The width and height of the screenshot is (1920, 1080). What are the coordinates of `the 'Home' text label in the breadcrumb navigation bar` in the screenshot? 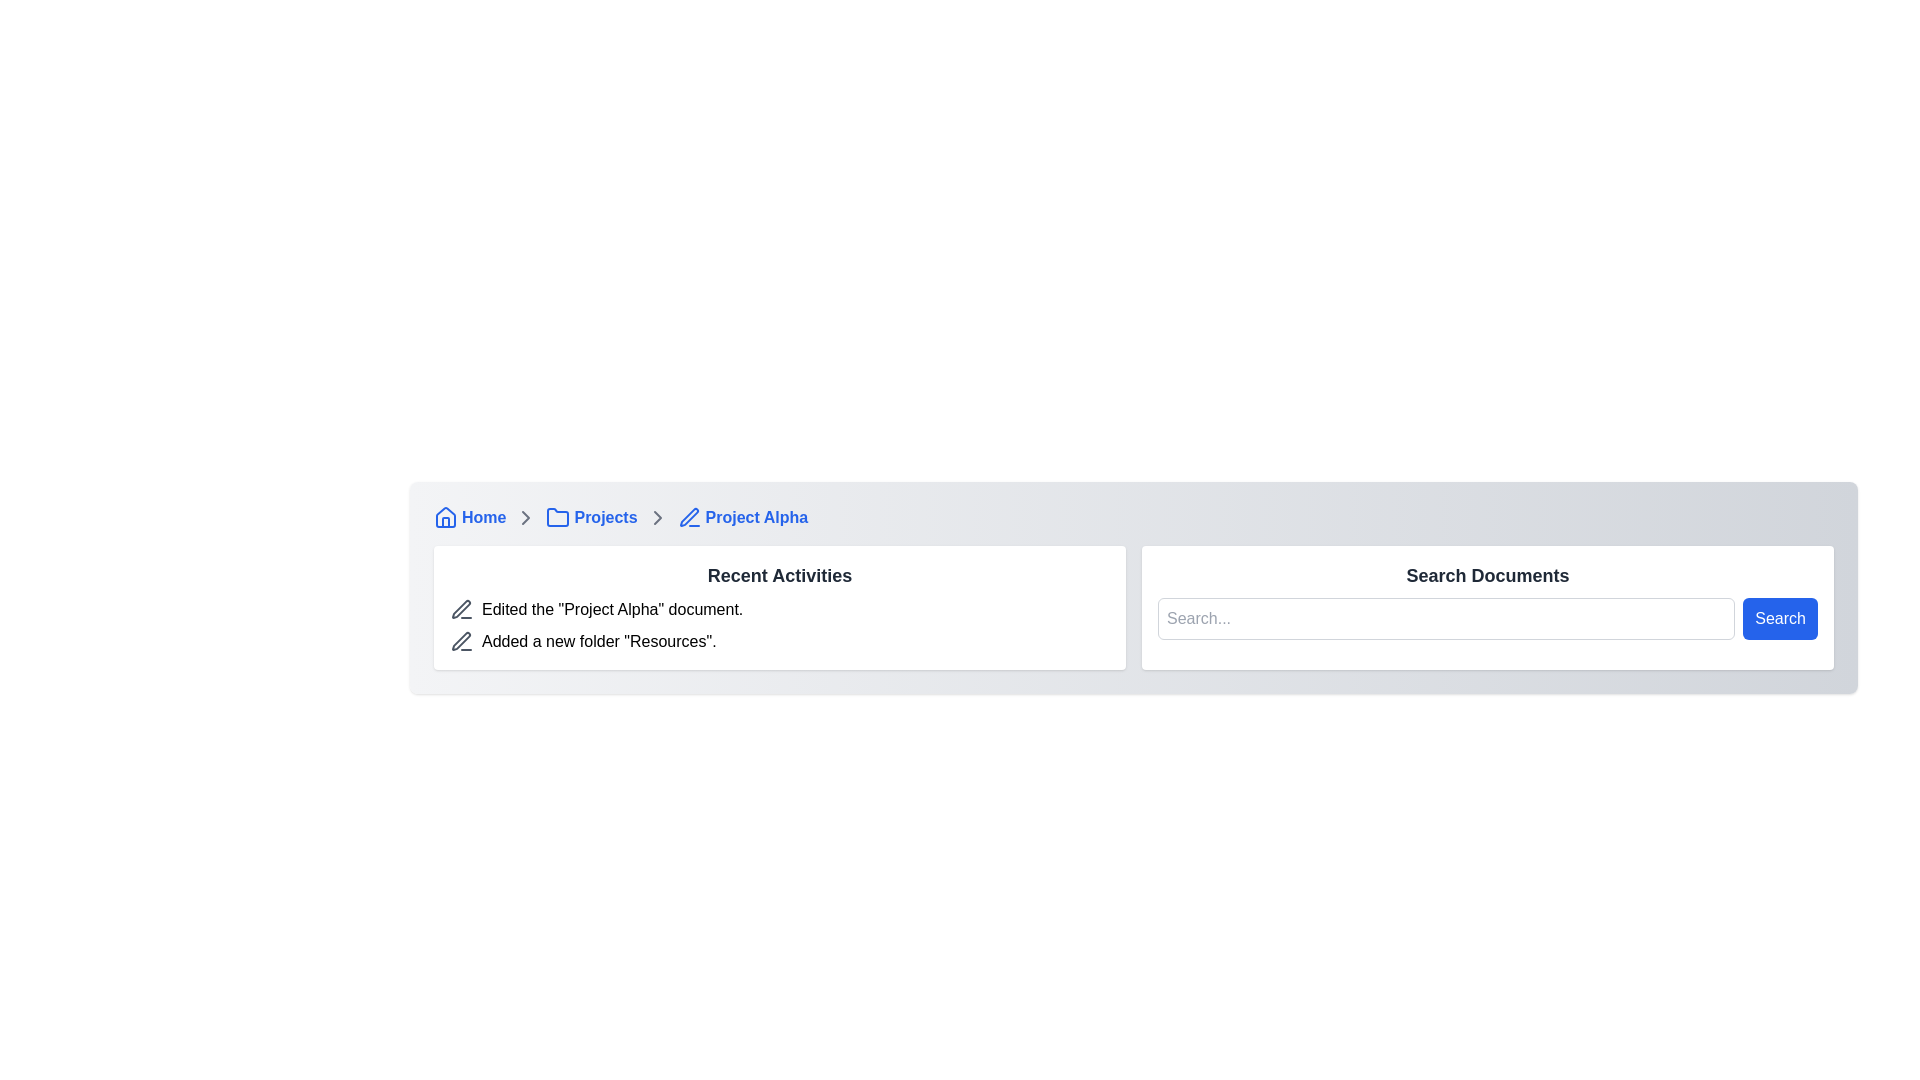 It's located at (484, 516).